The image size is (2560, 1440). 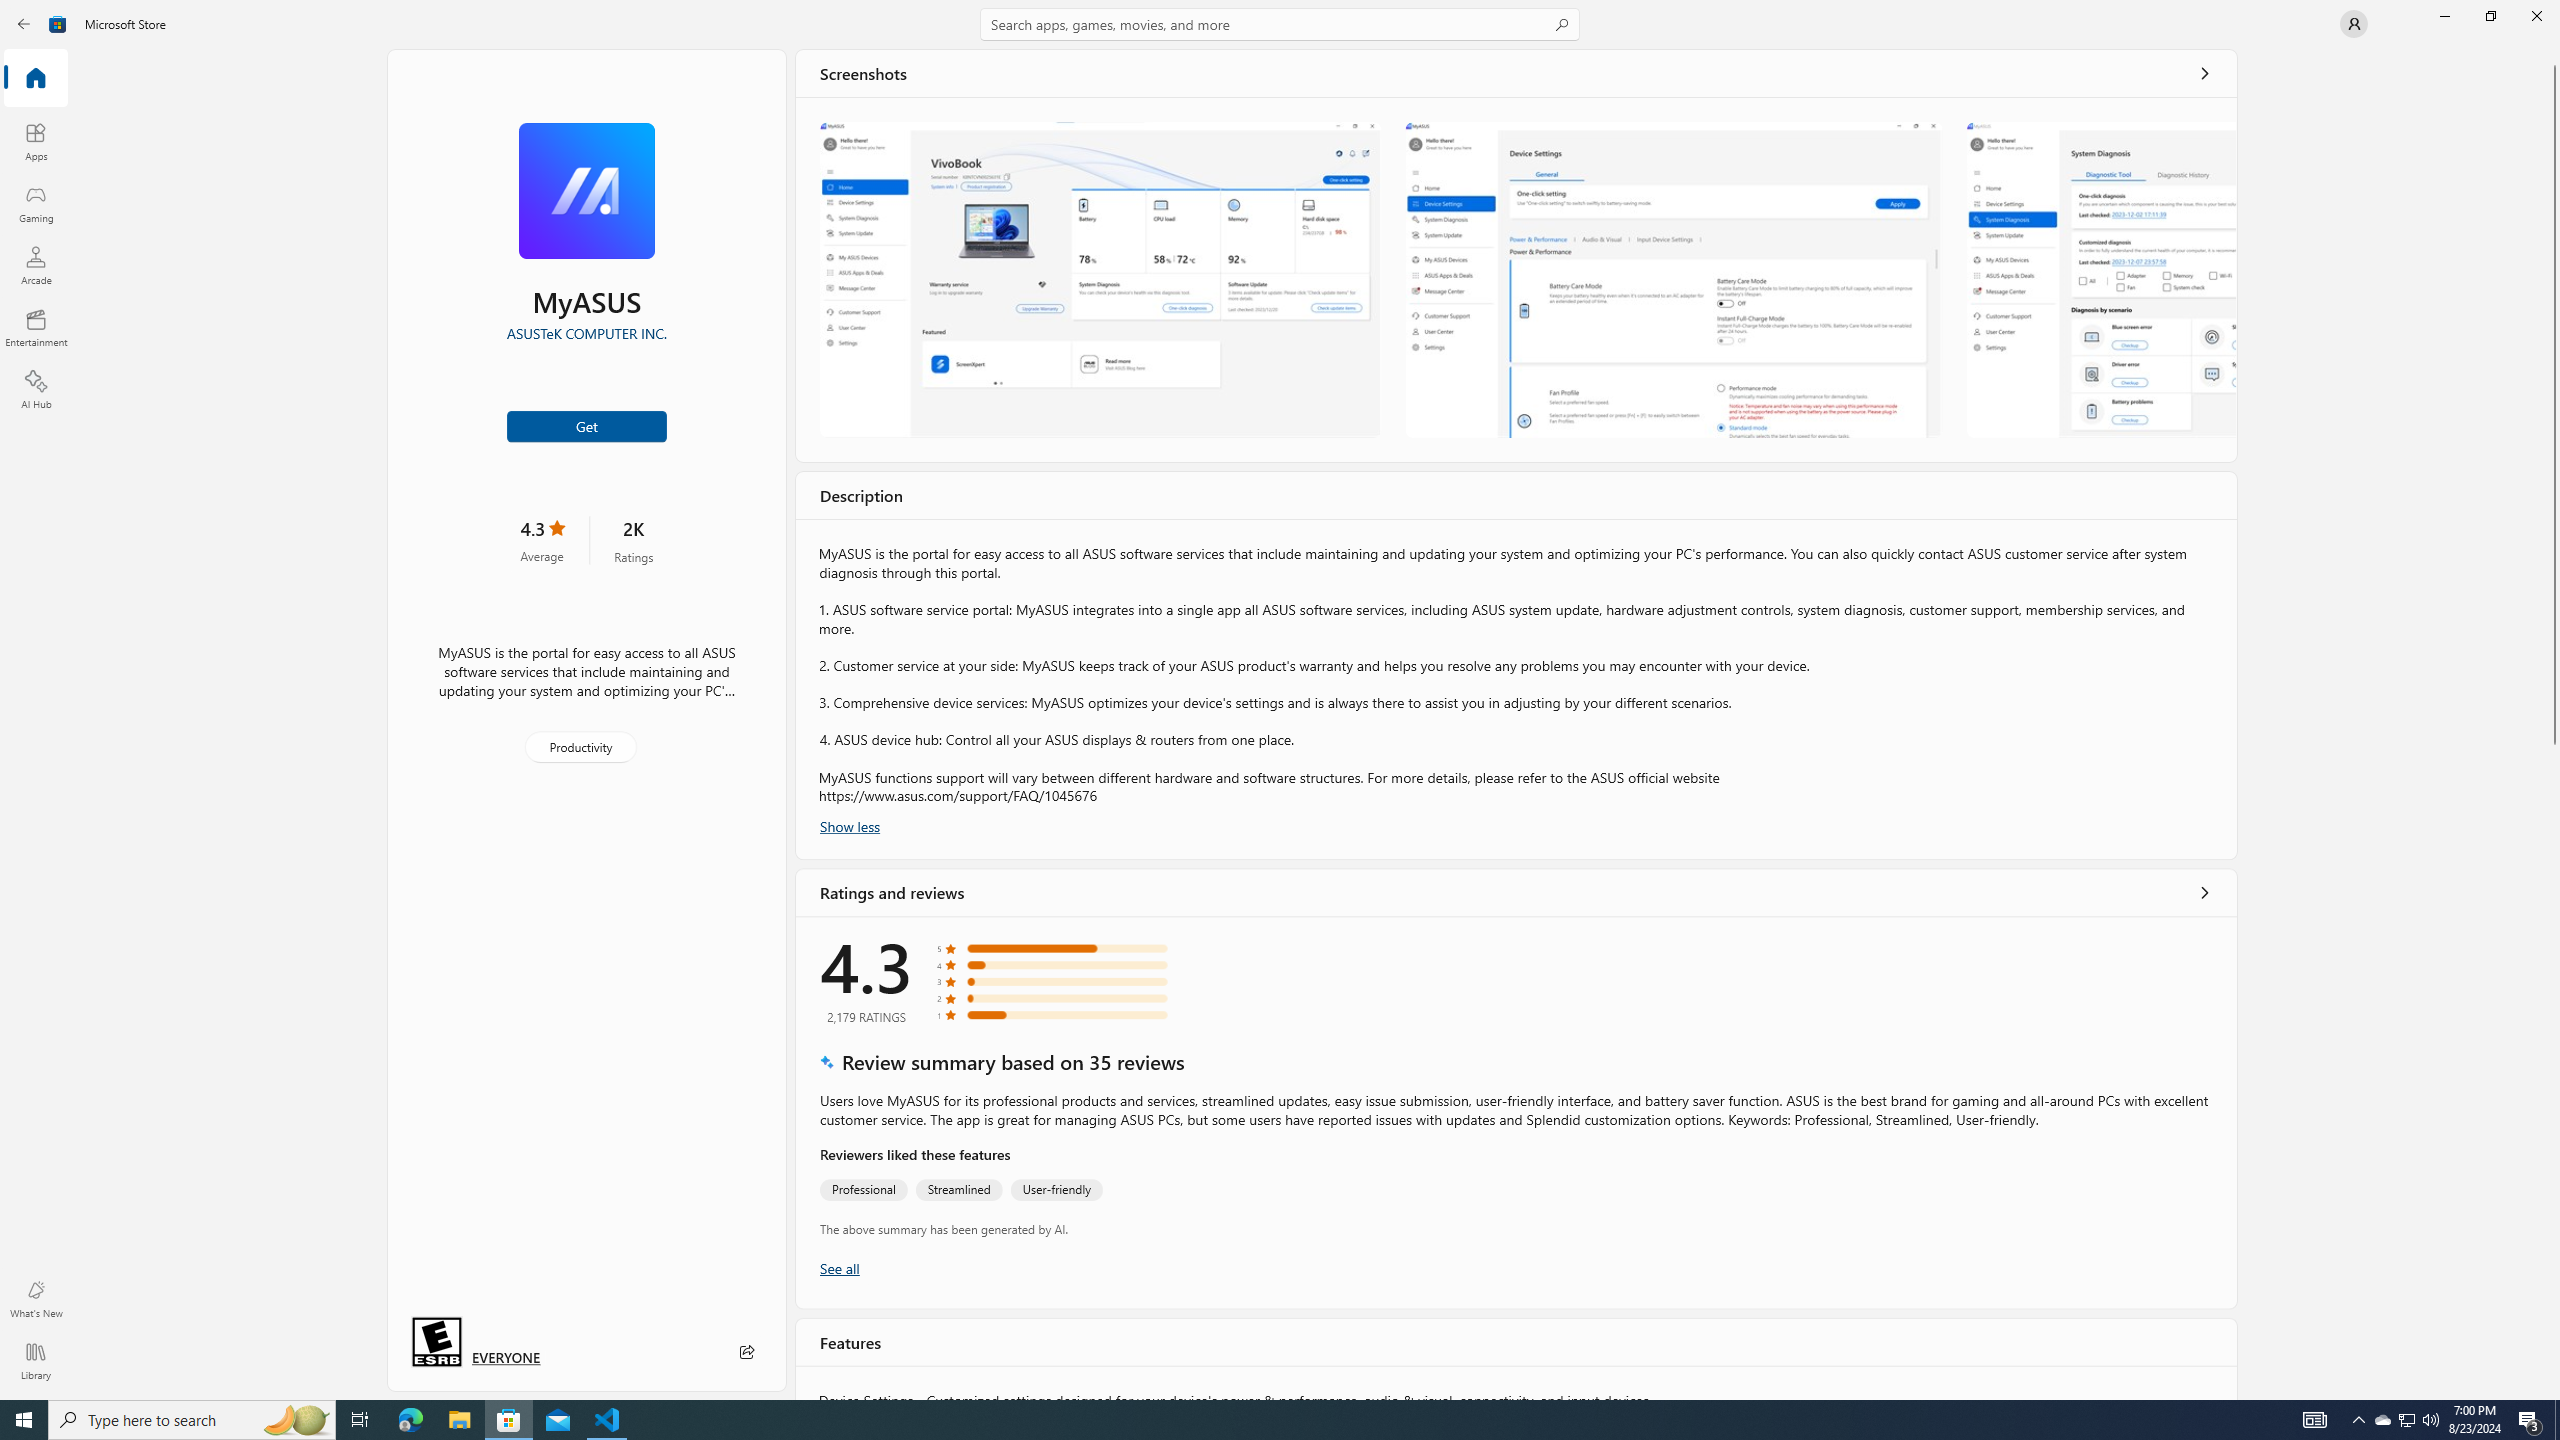 What do you see at coordinates (2552, 1066) in the screenshot?
I see `'Vertical Large Increase'` at bounding box center [2552, 1066].